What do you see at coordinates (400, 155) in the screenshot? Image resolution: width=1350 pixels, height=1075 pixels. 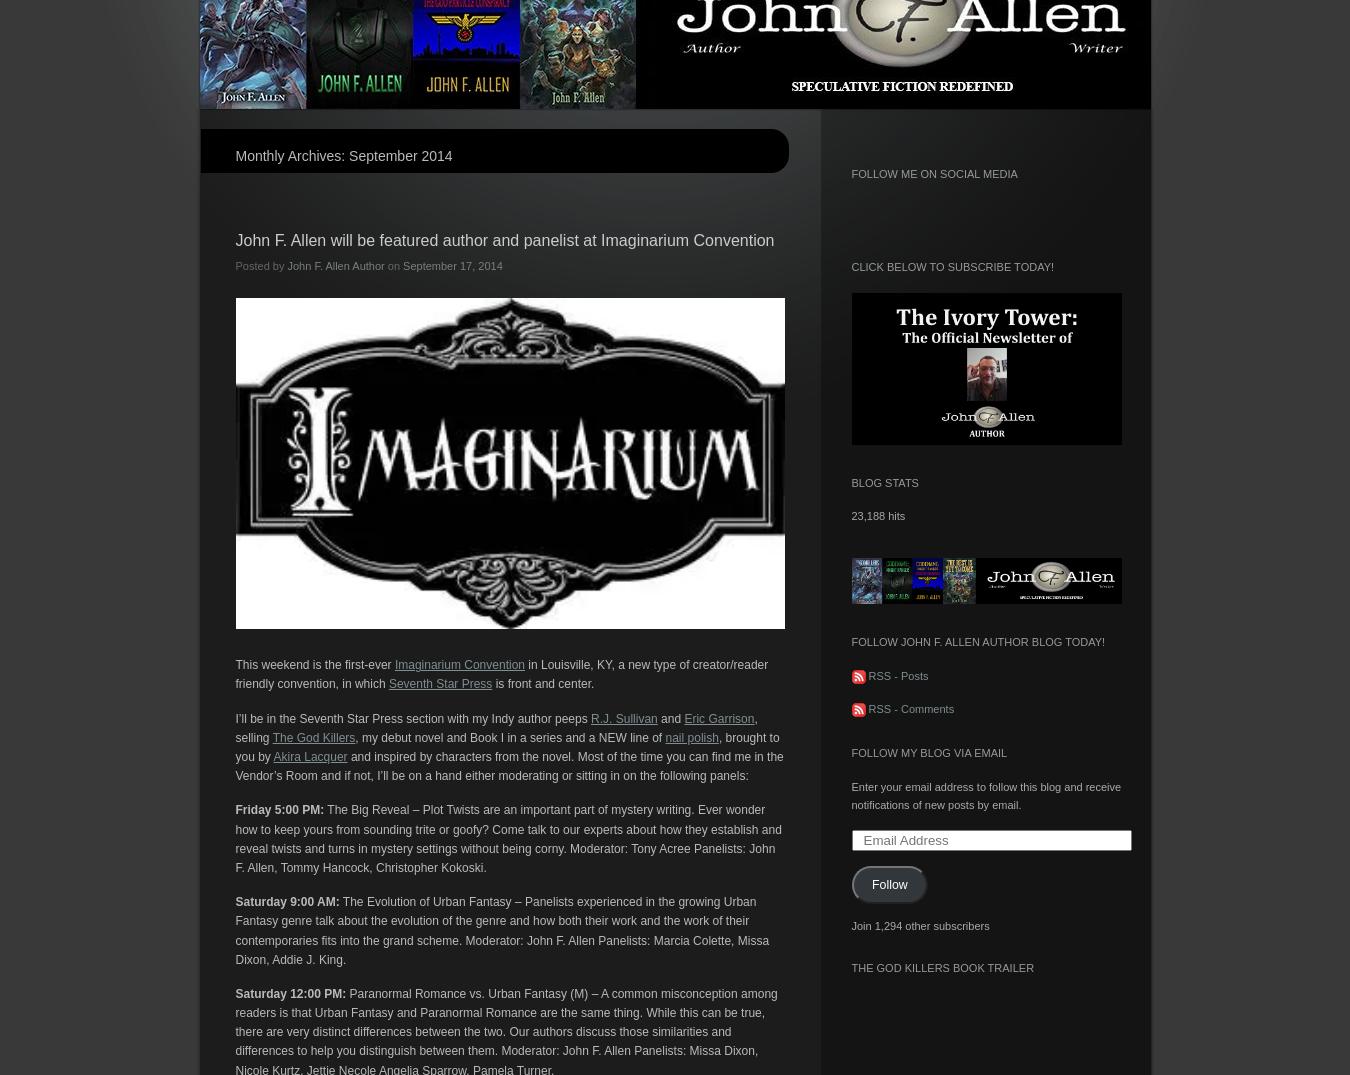 I see `'September 2014'` at bounding box center [400, 155].